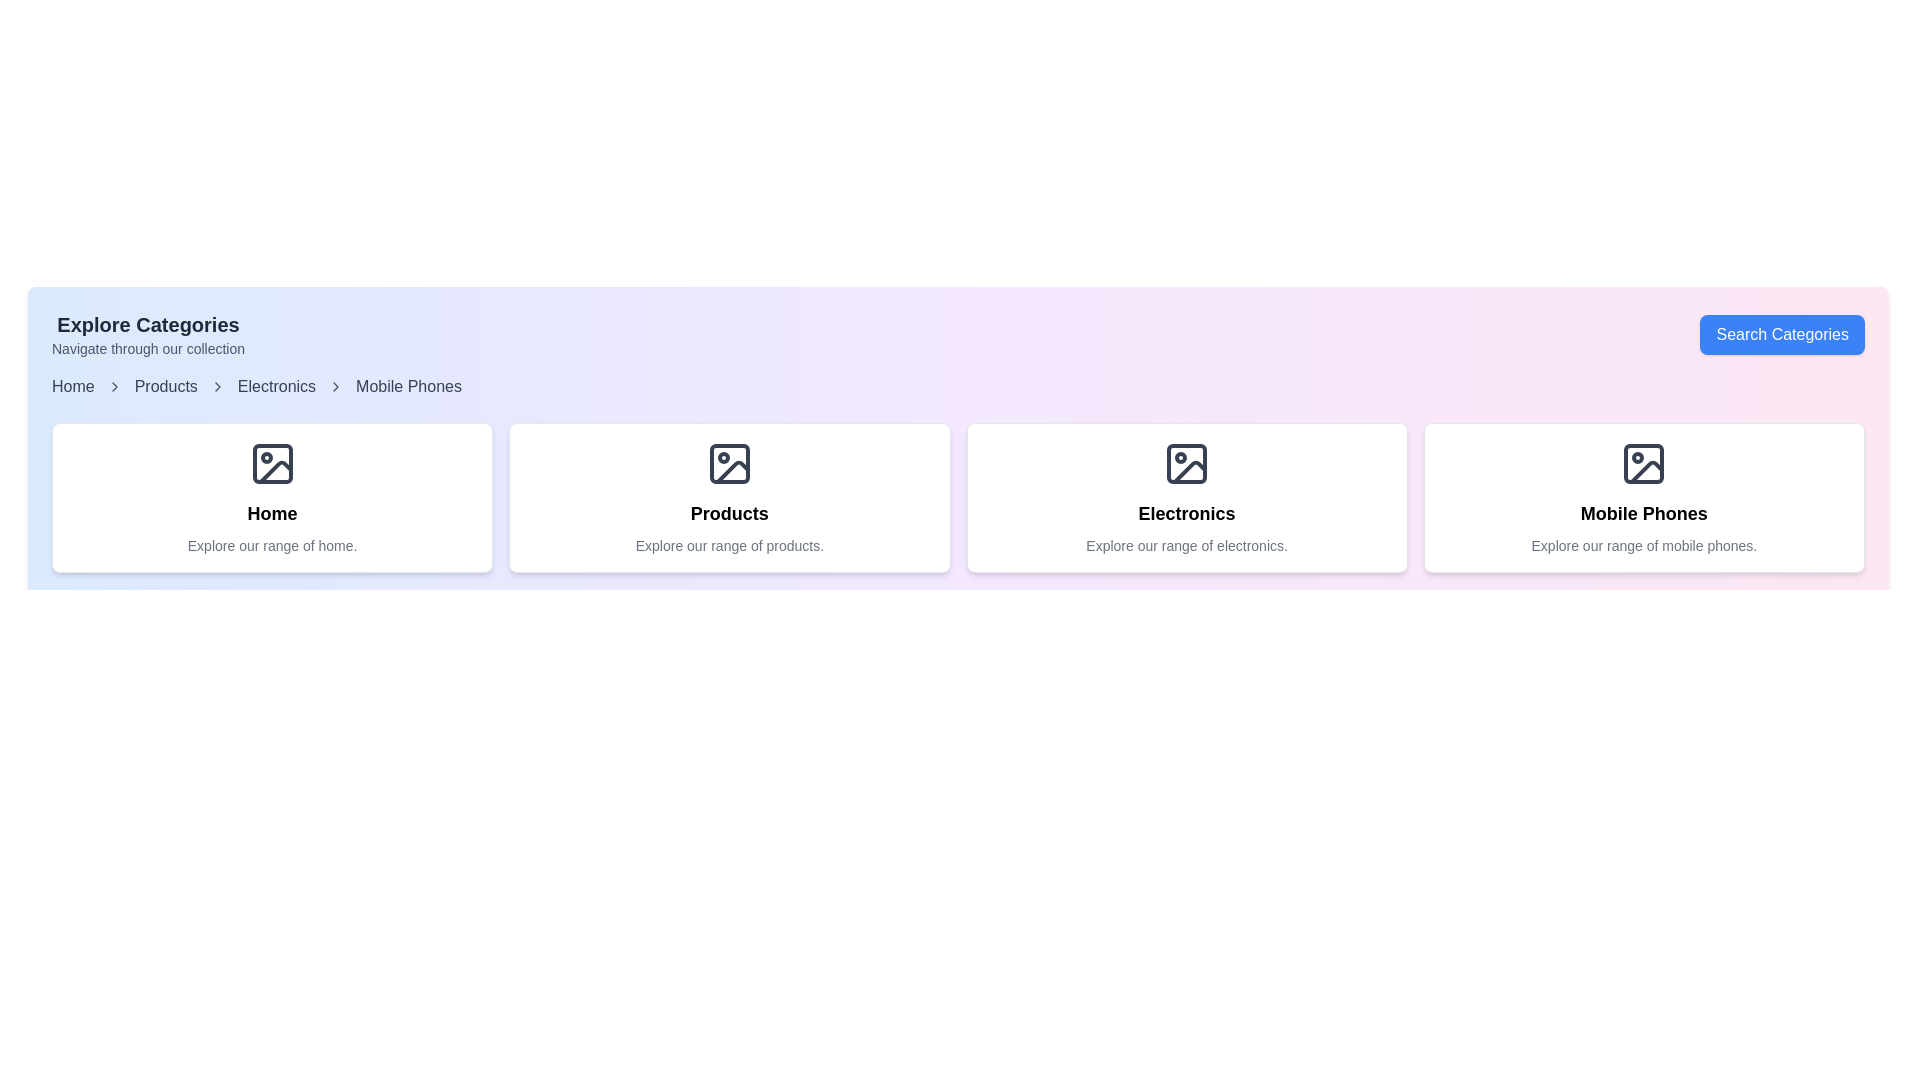  What do you see at coordinates (1187, 512) in the screenshot?
I see `the 'Electronics' text label` at bounding box center [1187, 512].